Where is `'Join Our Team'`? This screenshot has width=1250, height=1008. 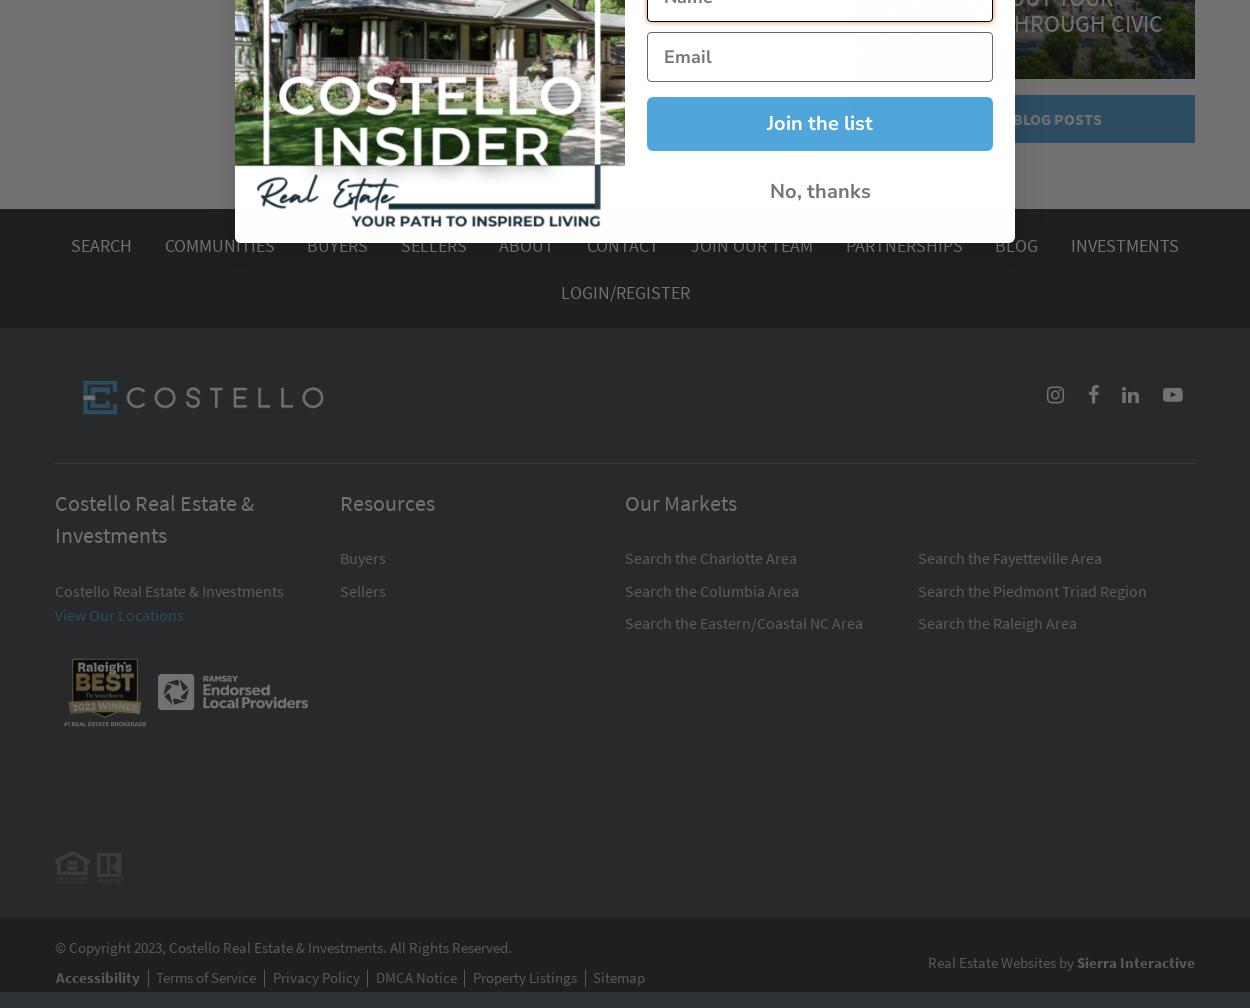 'Join Our Team' is located at coordinates (752, 245).